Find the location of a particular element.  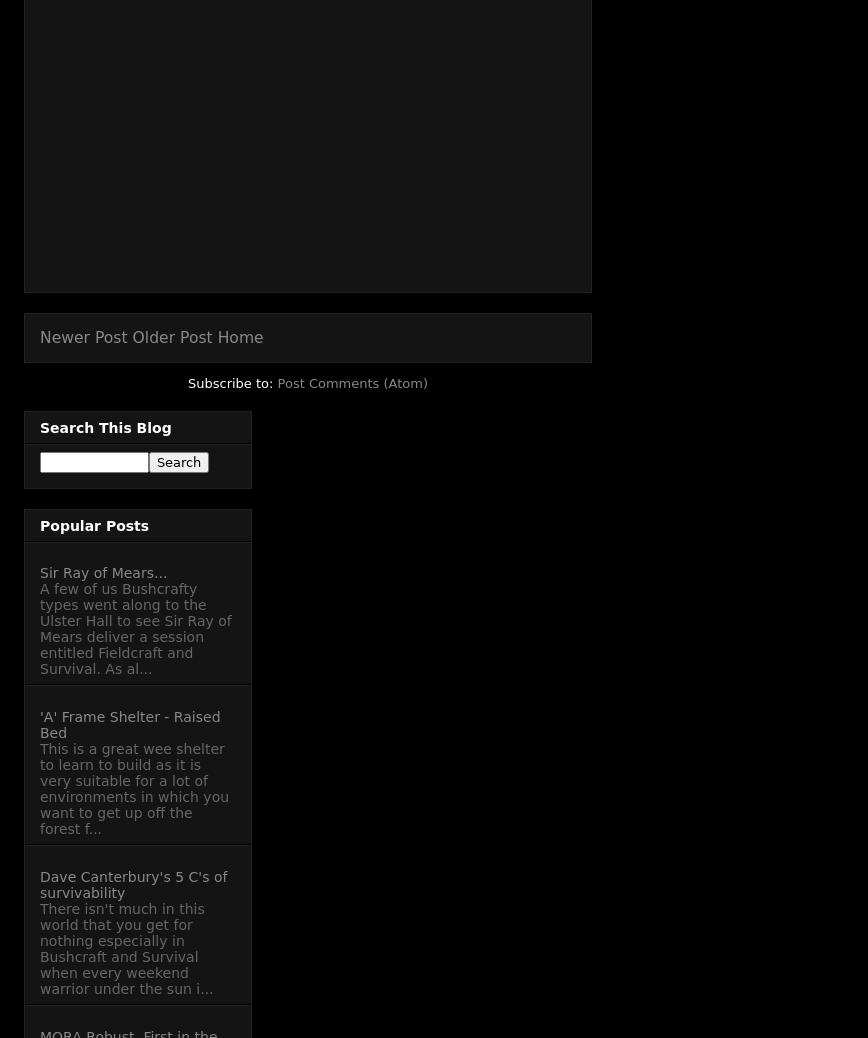

'Sir Ray of Mears...' is located at coordinates (40, 571).